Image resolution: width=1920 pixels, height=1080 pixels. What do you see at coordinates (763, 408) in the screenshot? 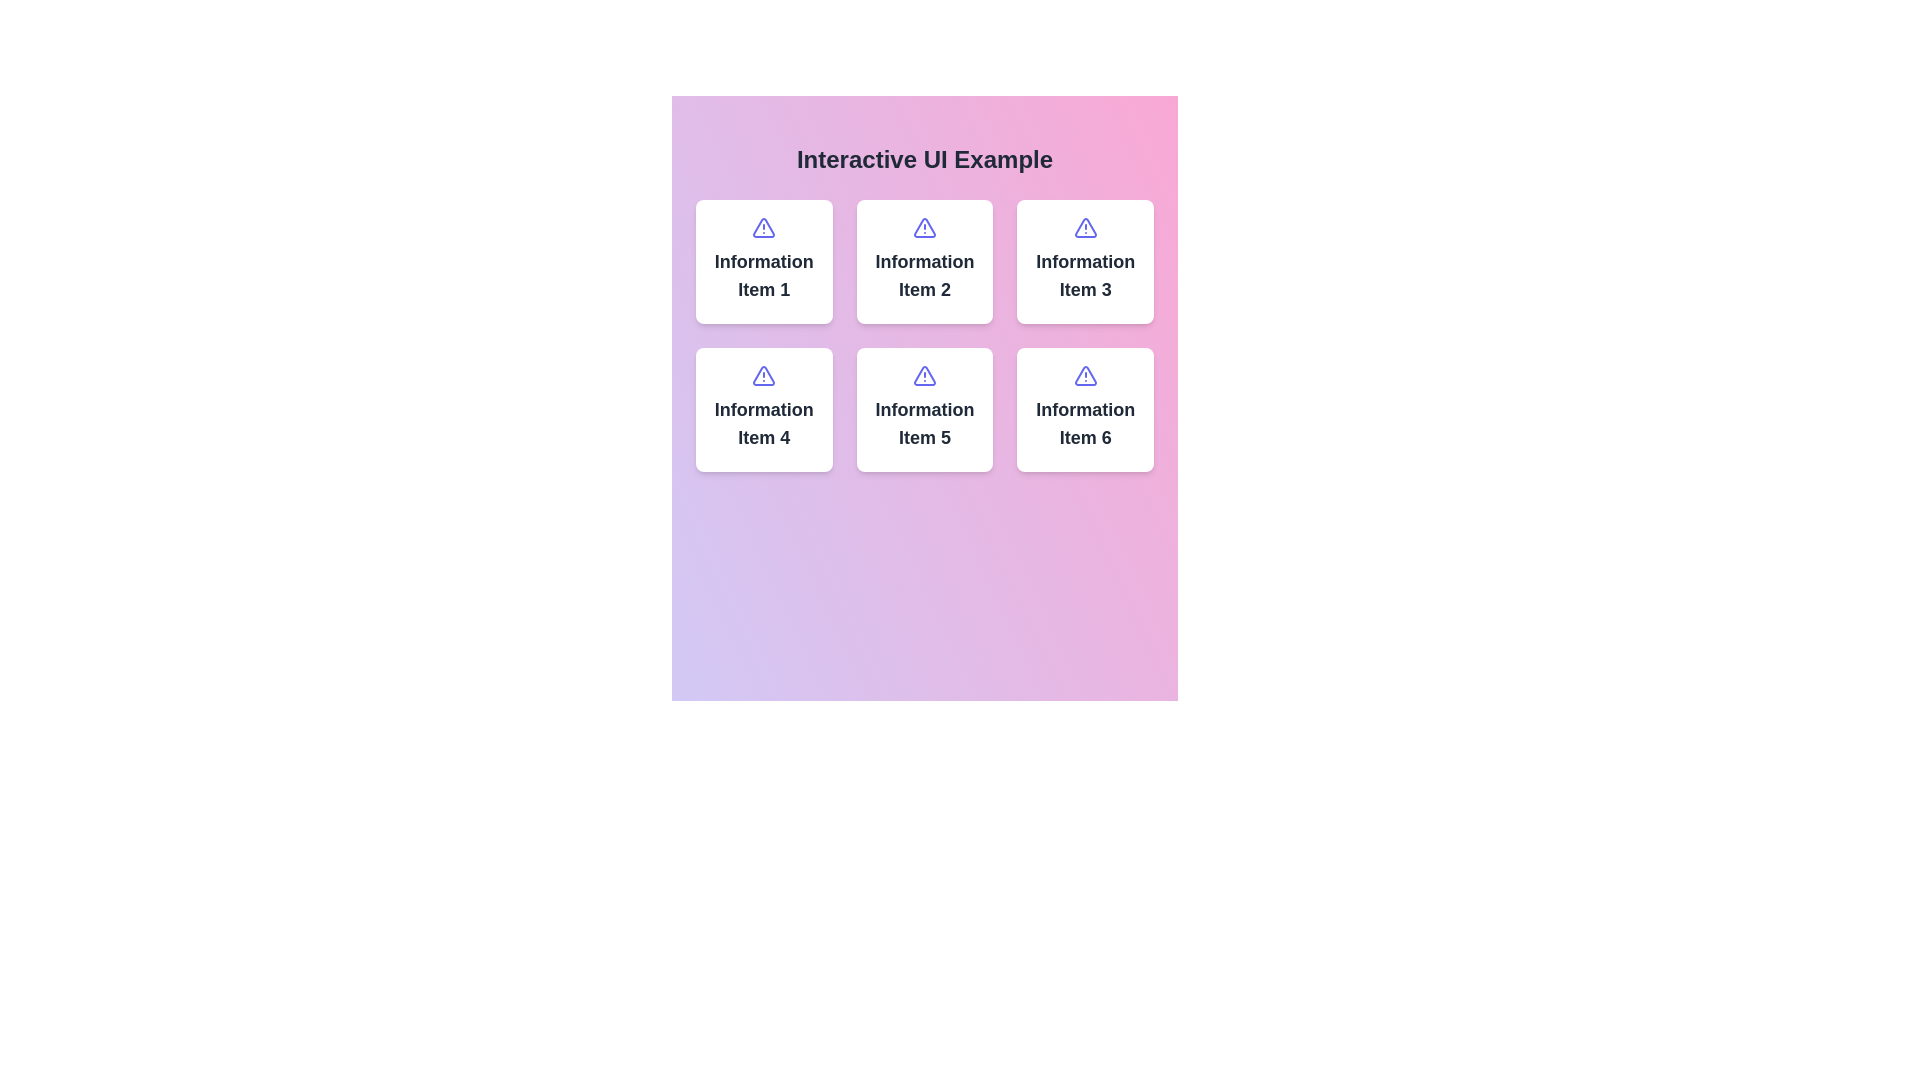
I see `the icon` at bounding box center [763, 408].